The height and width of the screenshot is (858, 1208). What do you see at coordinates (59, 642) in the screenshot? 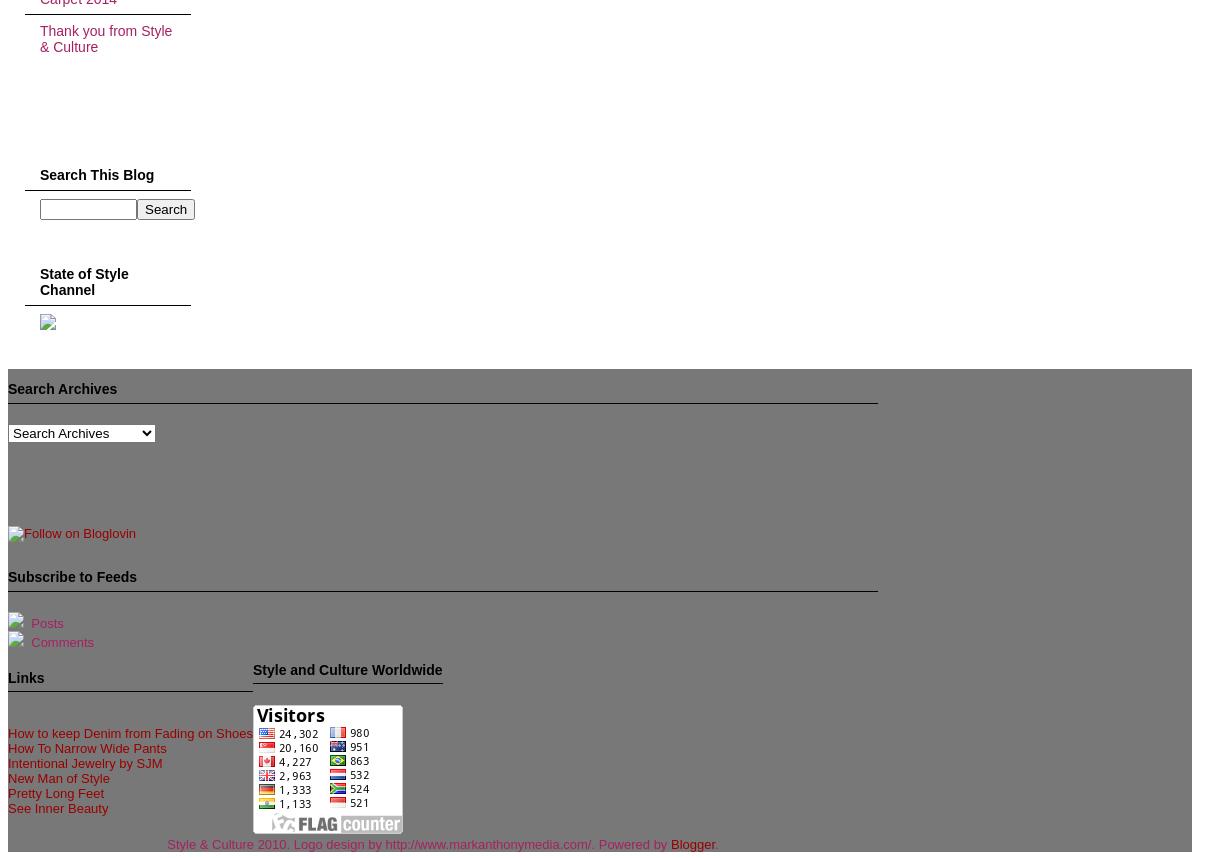
I see `'Comments'` at bounding box center [59, 642].